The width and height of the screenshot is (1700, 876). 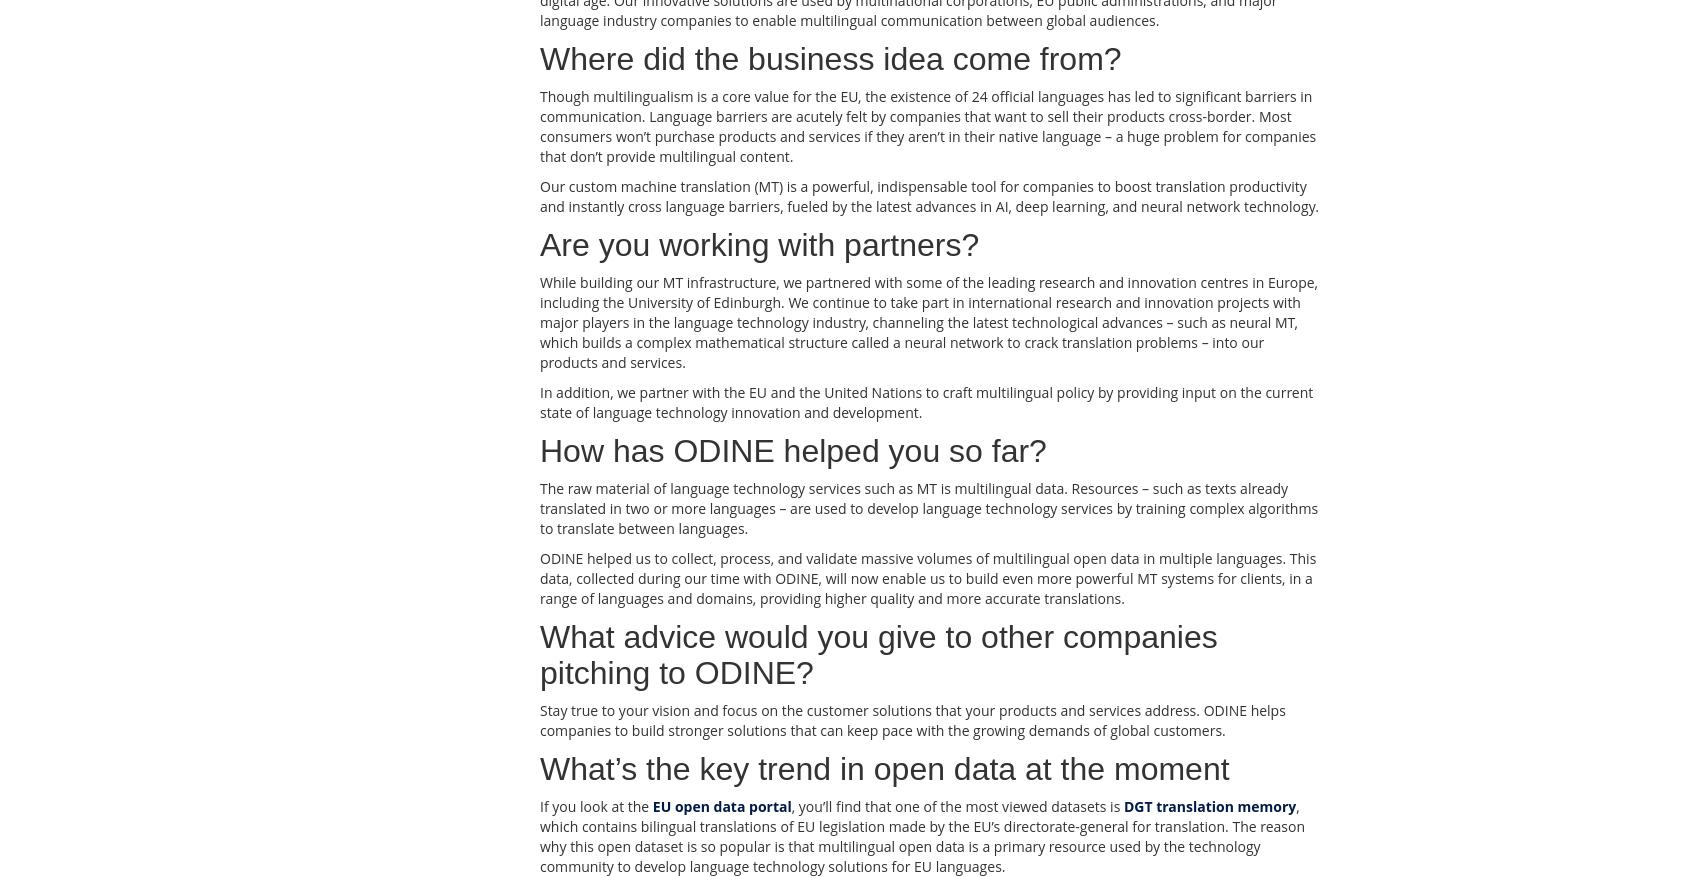 I want to click on 'If you look at the', so click(x=594, y=805).